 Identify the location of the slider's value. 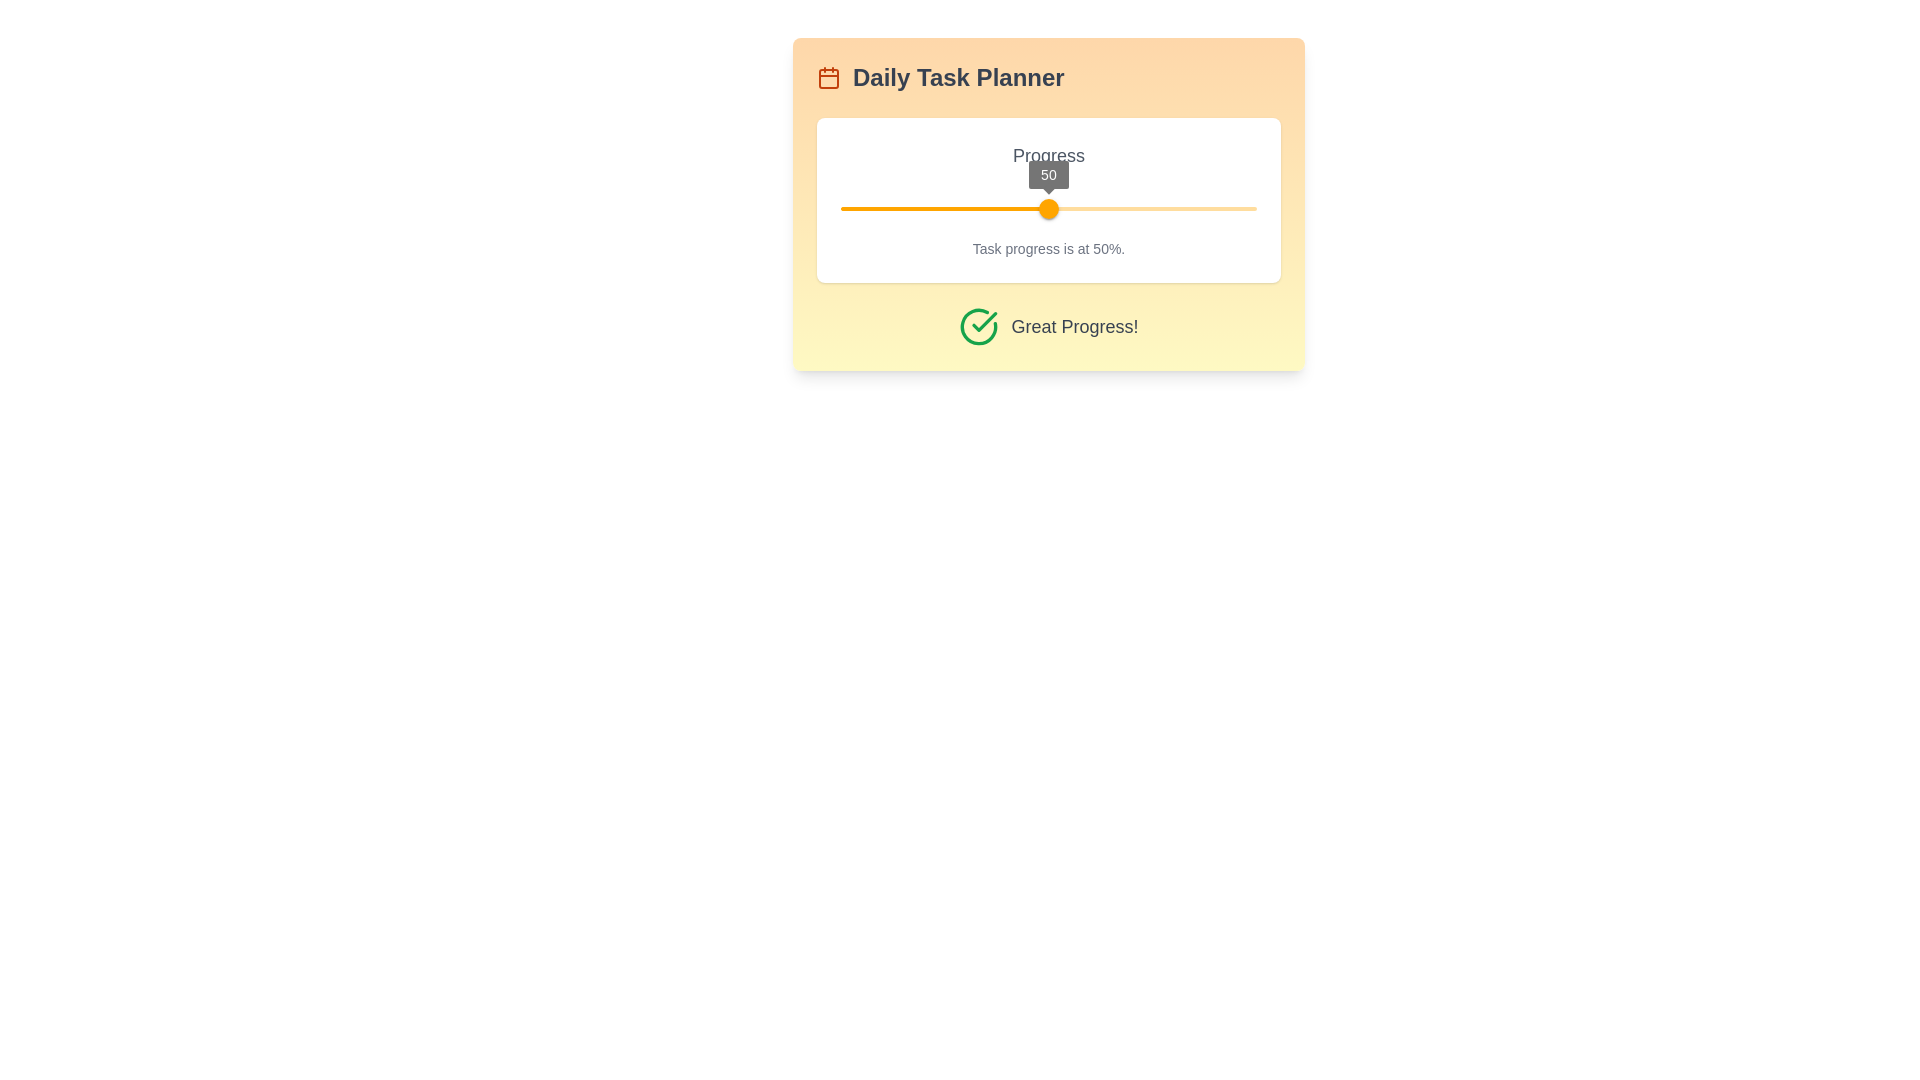
(956, 208).